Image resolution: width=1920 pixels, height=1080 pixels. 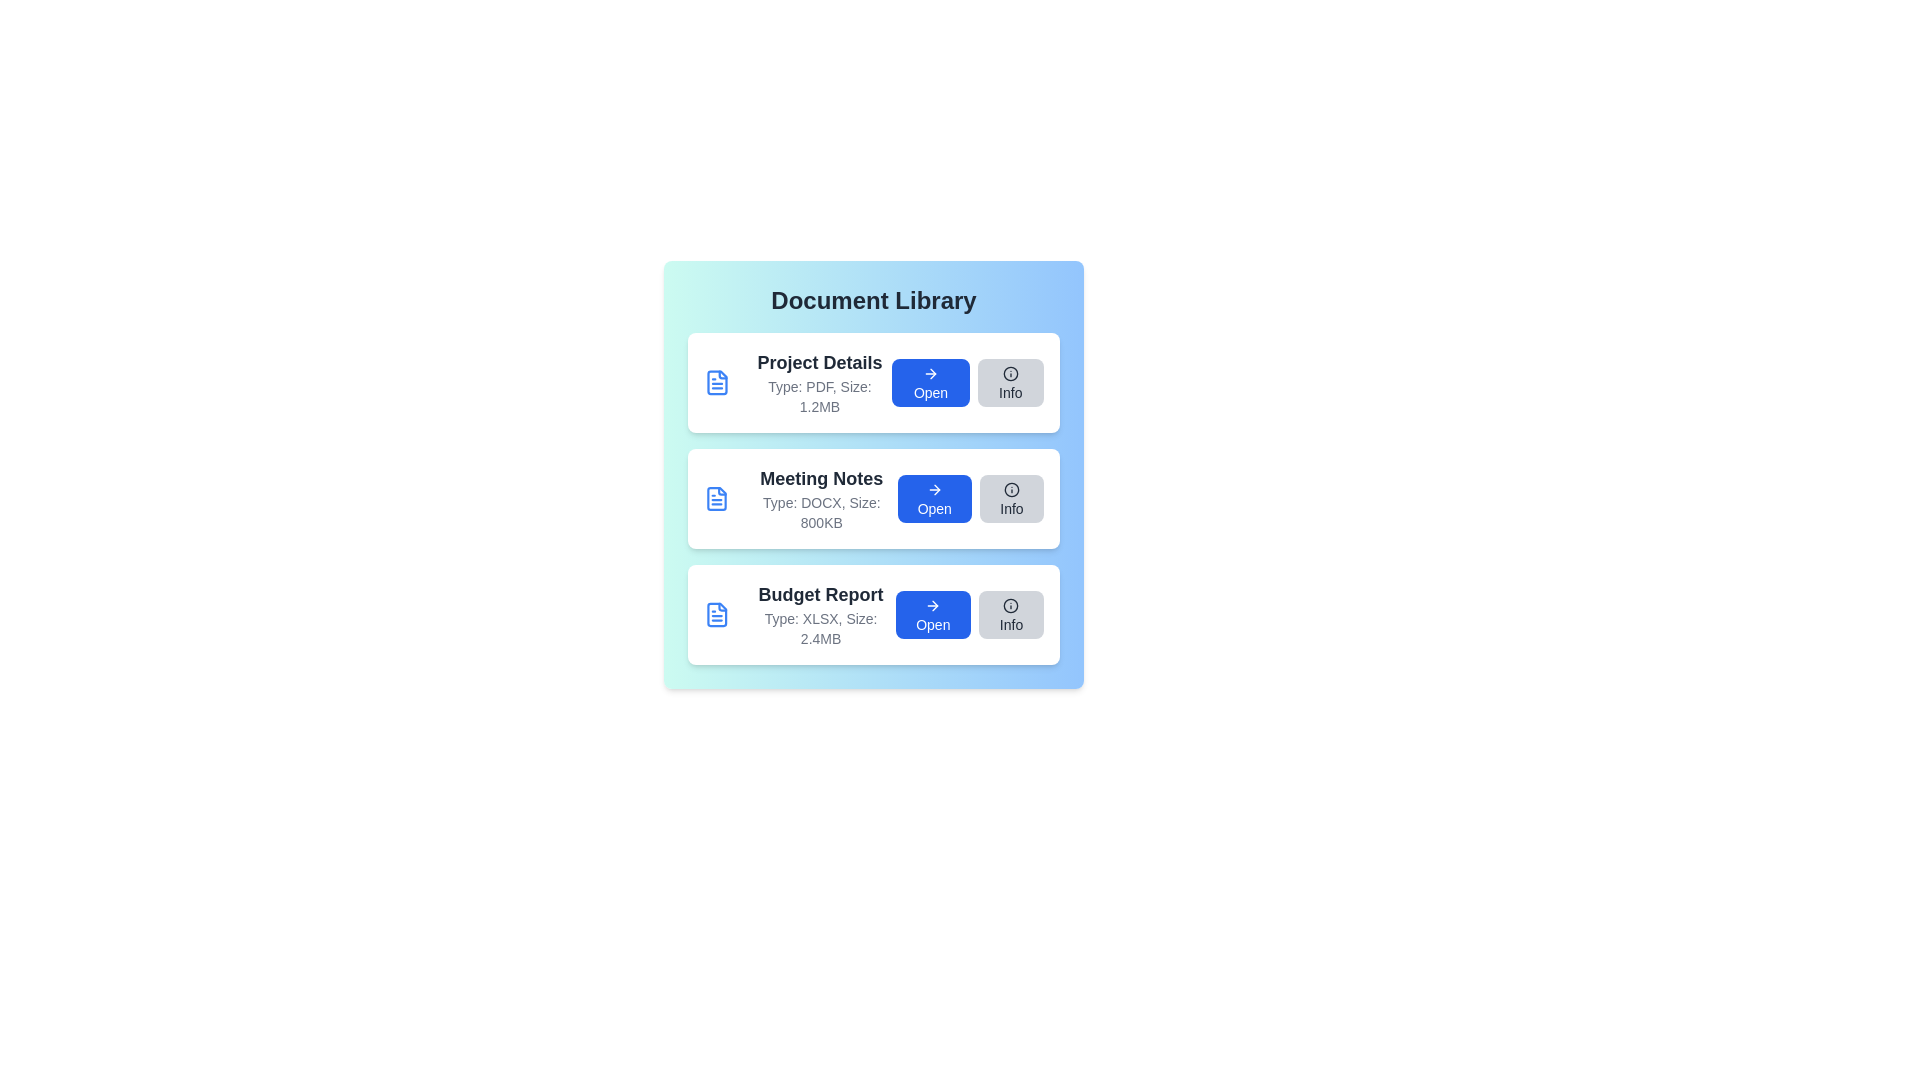 I want to click on the 'Info' button for the document titled 'Meeting Notes', so click(x=1012, y=497).